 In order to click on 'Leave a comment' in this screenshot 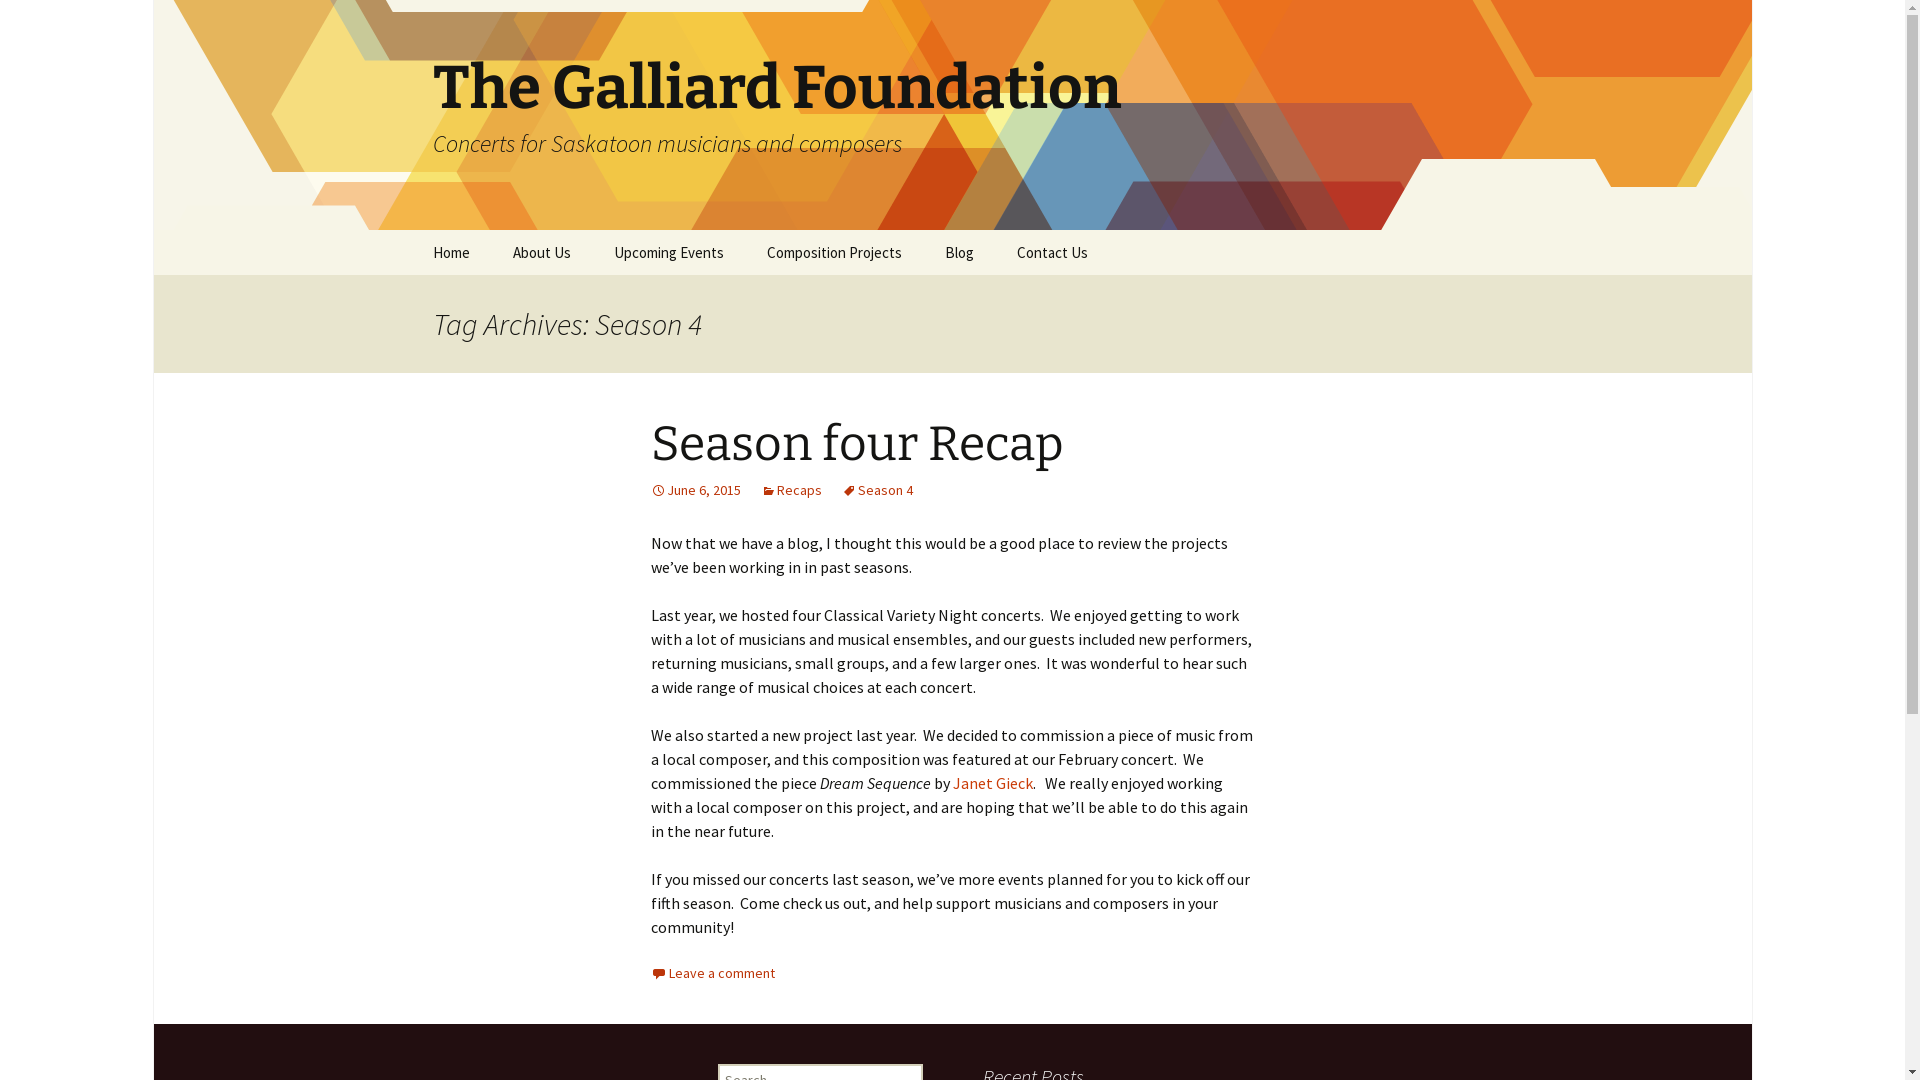, I will do `click(649, 971)`.